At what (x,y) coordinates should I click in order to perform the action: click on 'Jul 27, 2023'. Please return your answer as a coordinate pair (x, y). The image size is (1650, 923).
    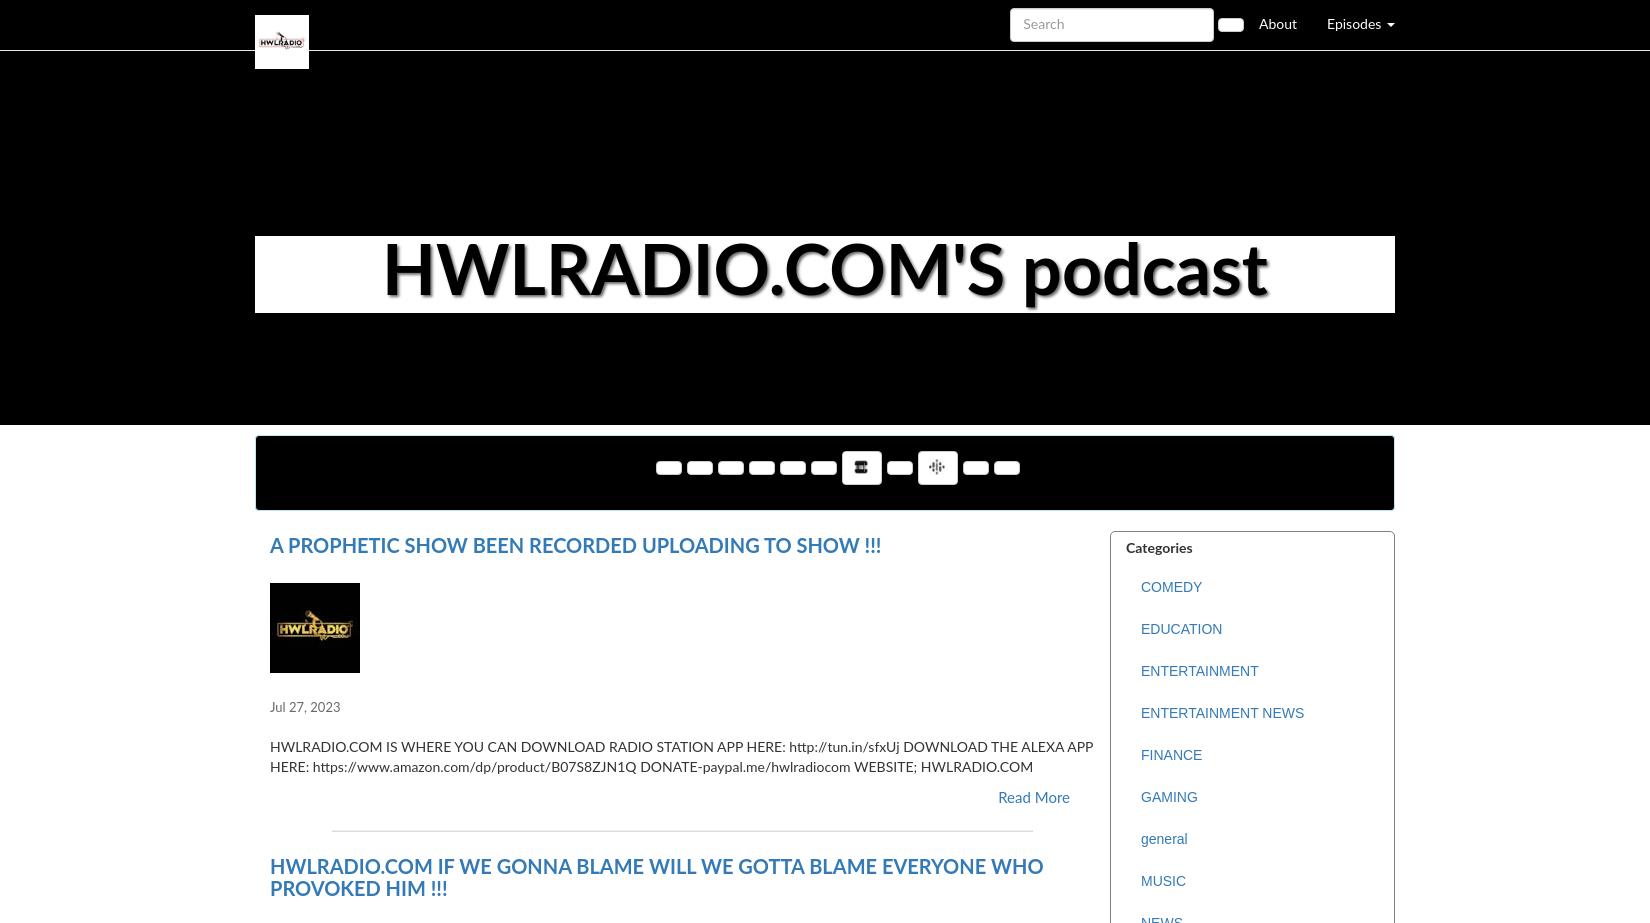
    Looking at the image, I should click on (304, 707).